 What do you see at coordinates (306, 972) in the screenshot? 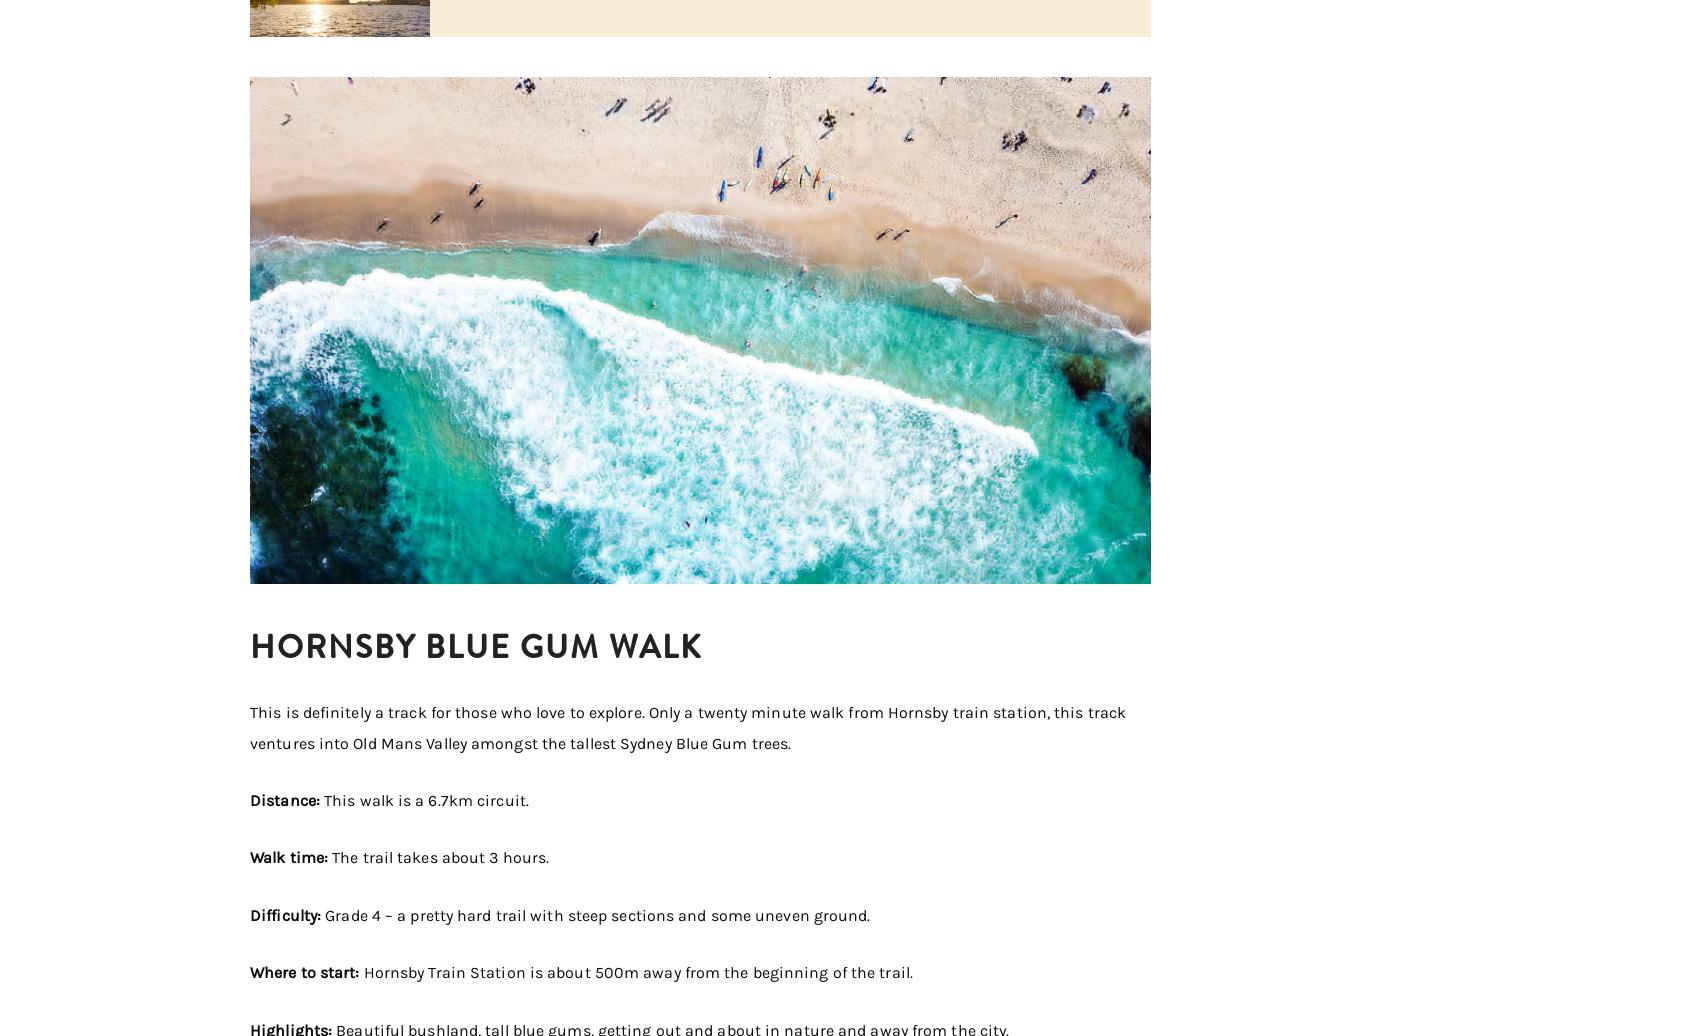
I see `'Where to start:'` at bounding box center [306, 972].